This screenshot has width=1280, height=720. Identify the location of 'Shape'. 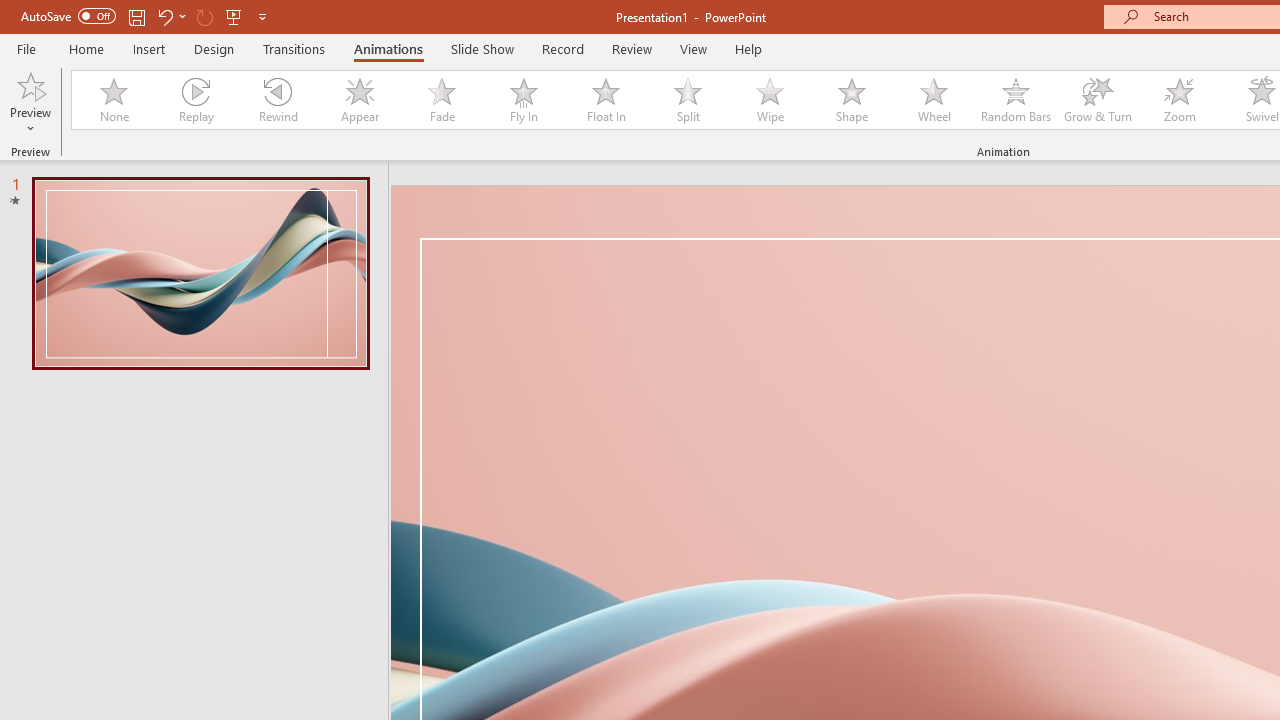
(852, 100).